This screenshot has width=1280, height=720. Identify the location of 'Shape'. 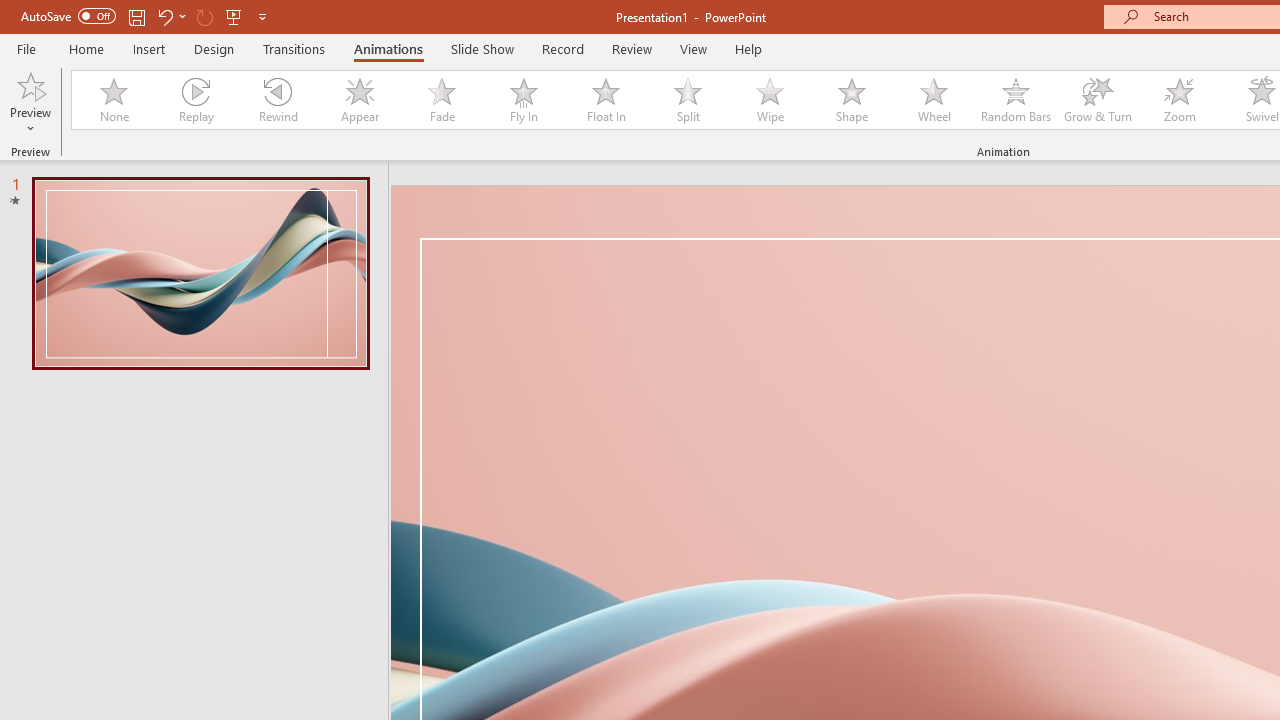
(852, 100).